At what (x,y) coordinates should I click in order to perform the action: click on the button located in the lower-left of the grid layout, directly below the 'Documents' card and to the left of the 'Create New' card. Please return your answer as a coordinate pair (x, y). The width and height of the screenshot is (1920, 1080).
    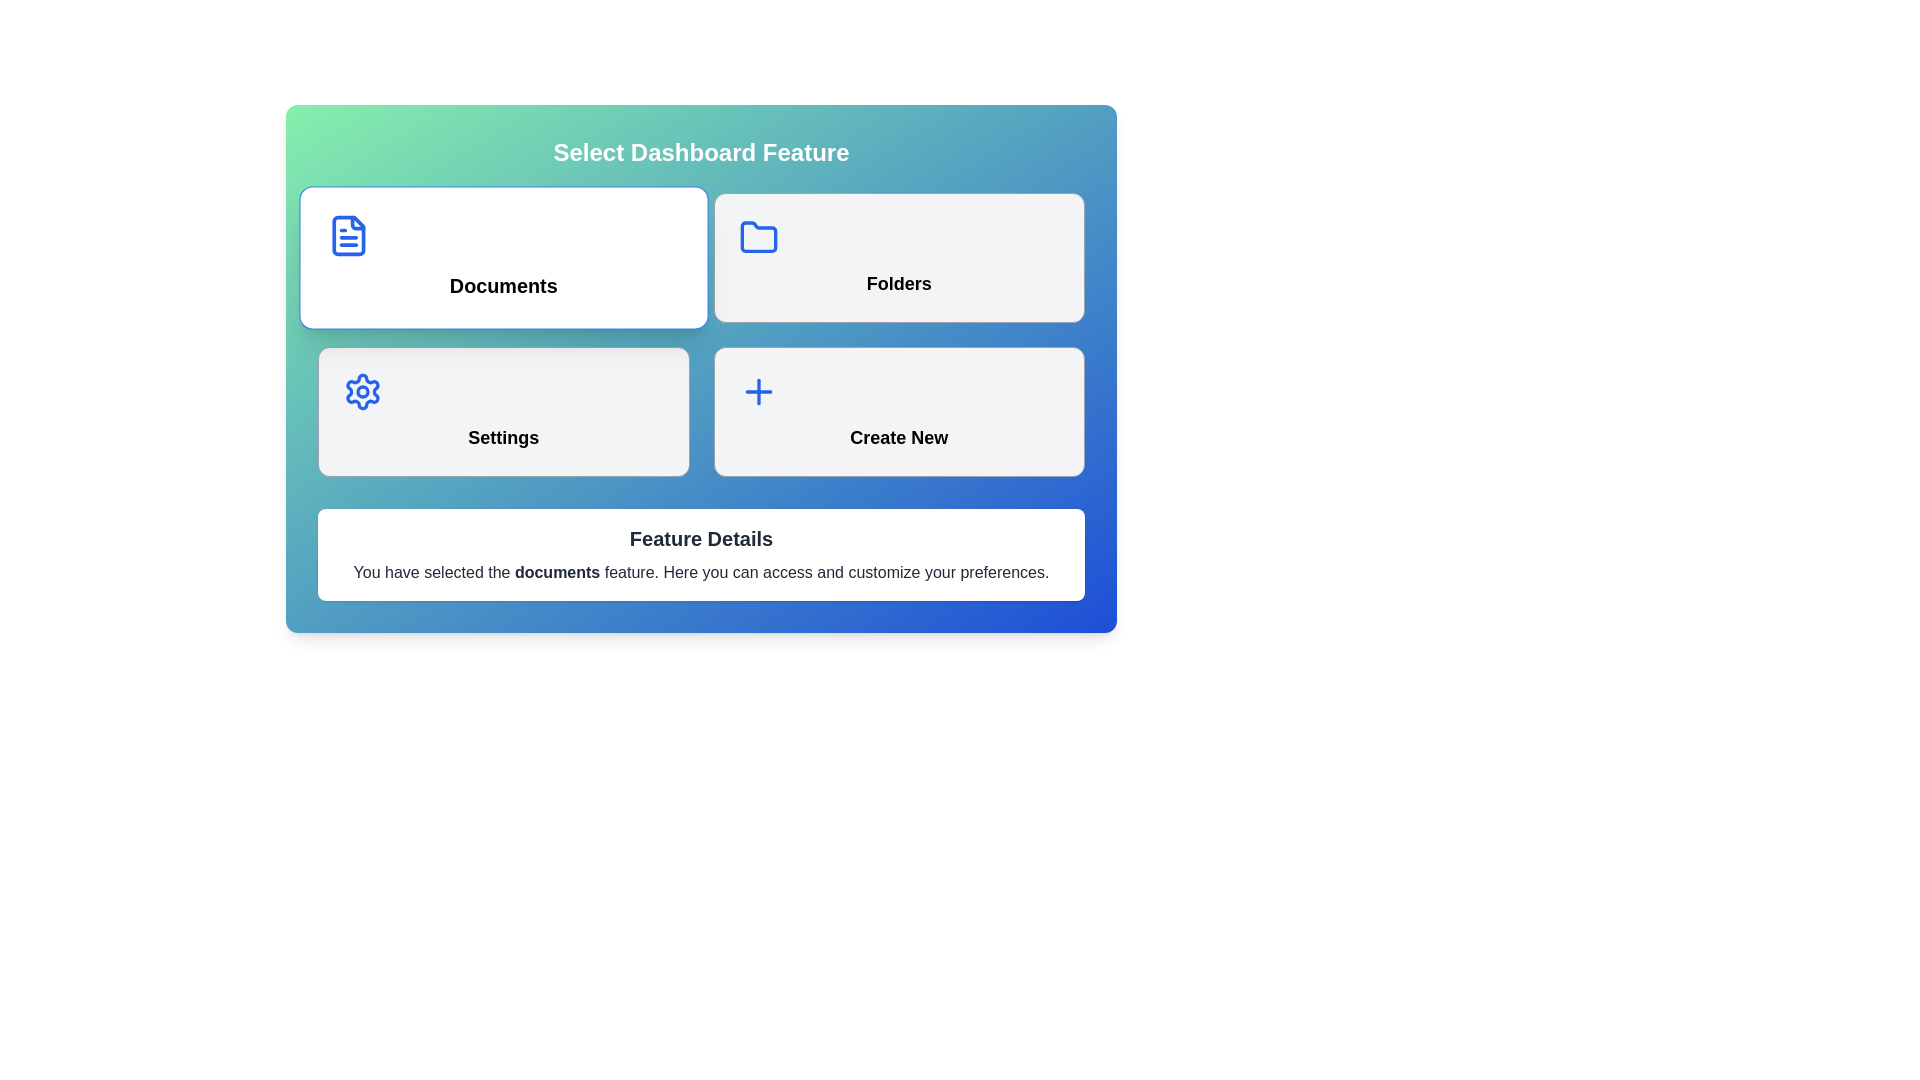
    Looking at the image, I should click on (503, 411).